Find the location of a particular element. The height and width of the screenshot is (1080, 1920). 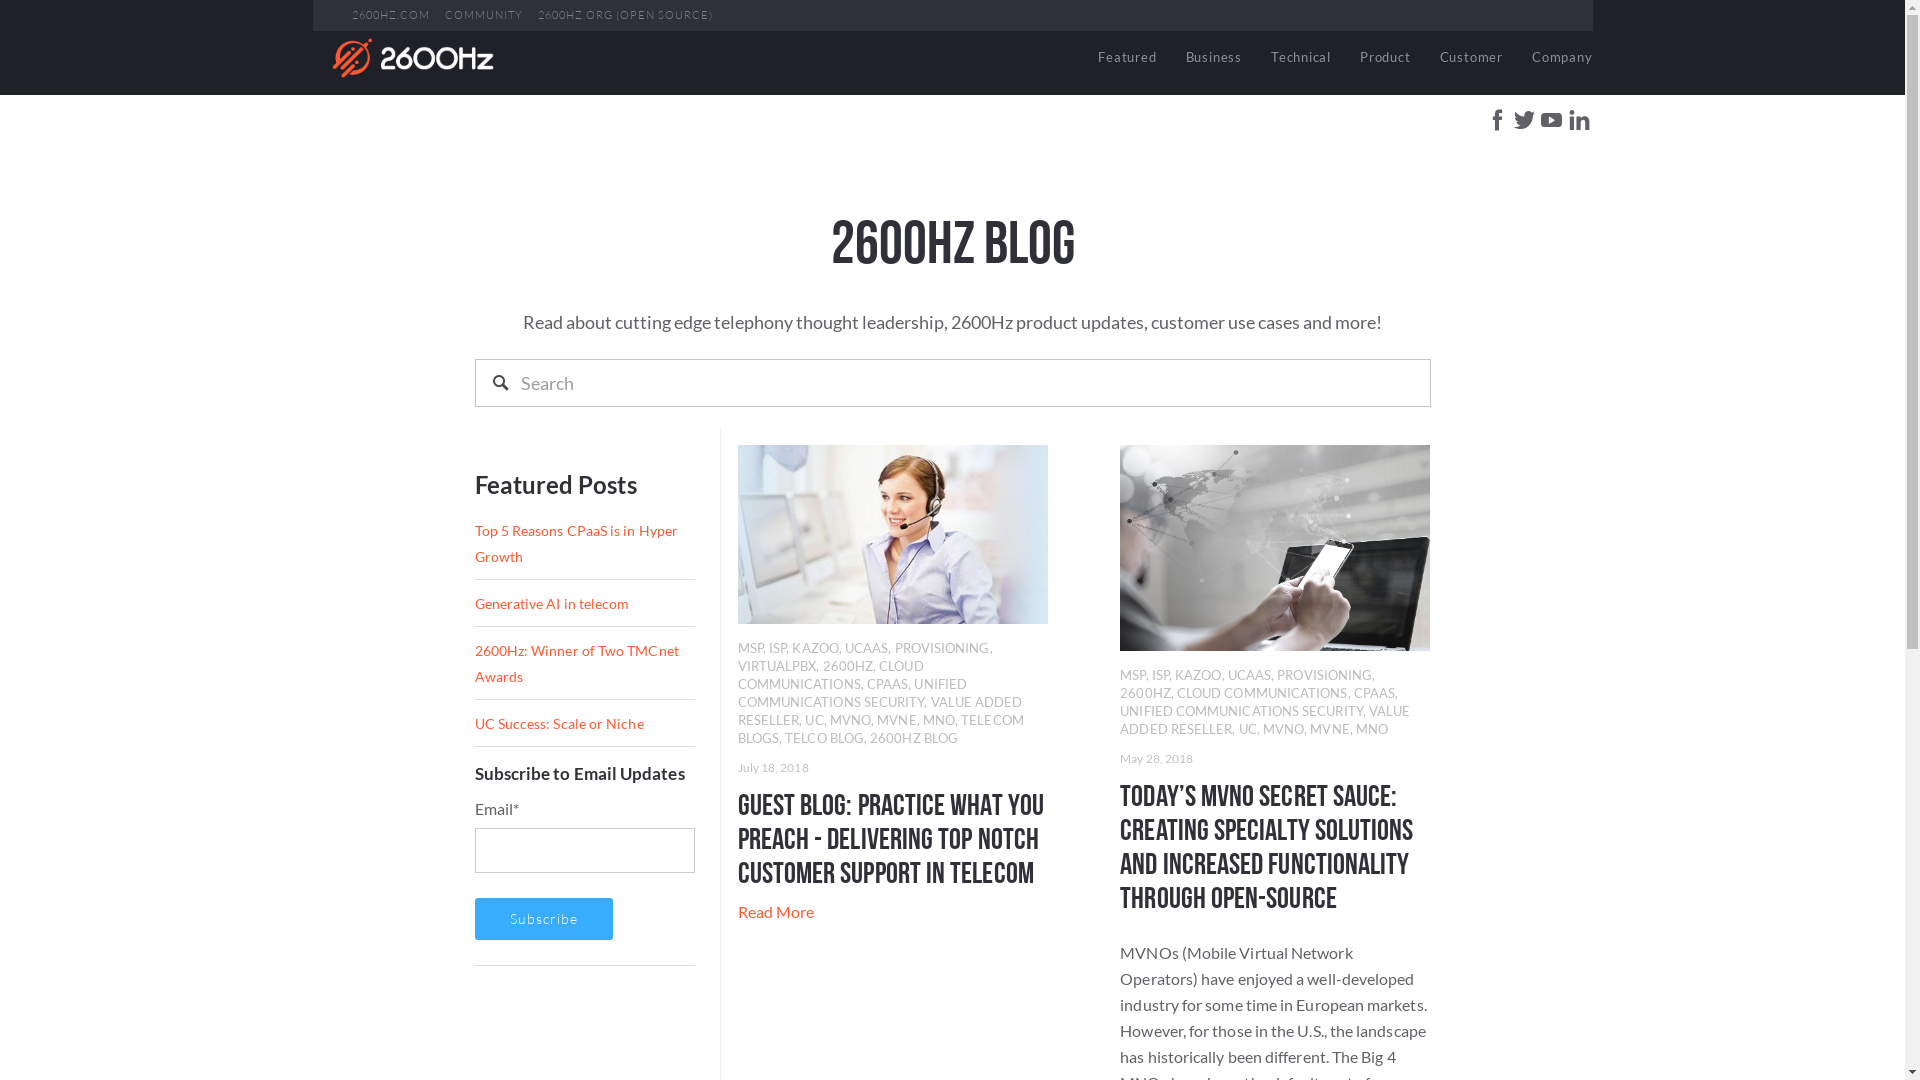

'UC' is located at coordinates (814, 720).